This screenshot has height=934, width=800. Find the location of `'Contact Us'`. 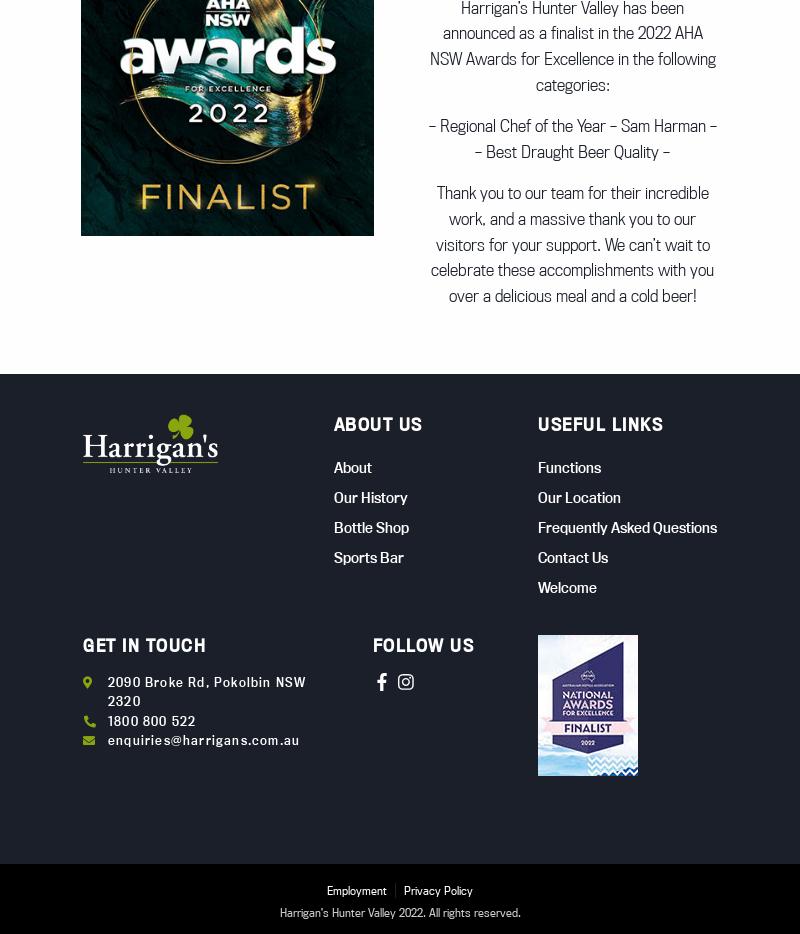

'Contact Us' is located at coordinates (572, 556).